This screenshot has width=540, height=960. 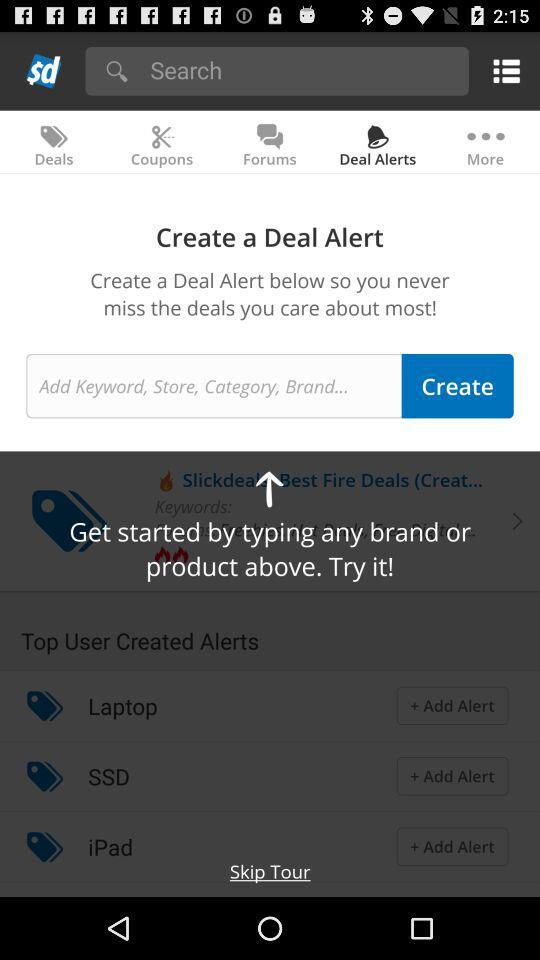 What do you see at coordinates (302, 69) in the screenshot?
I see `search` at bounding box center [302, 69].